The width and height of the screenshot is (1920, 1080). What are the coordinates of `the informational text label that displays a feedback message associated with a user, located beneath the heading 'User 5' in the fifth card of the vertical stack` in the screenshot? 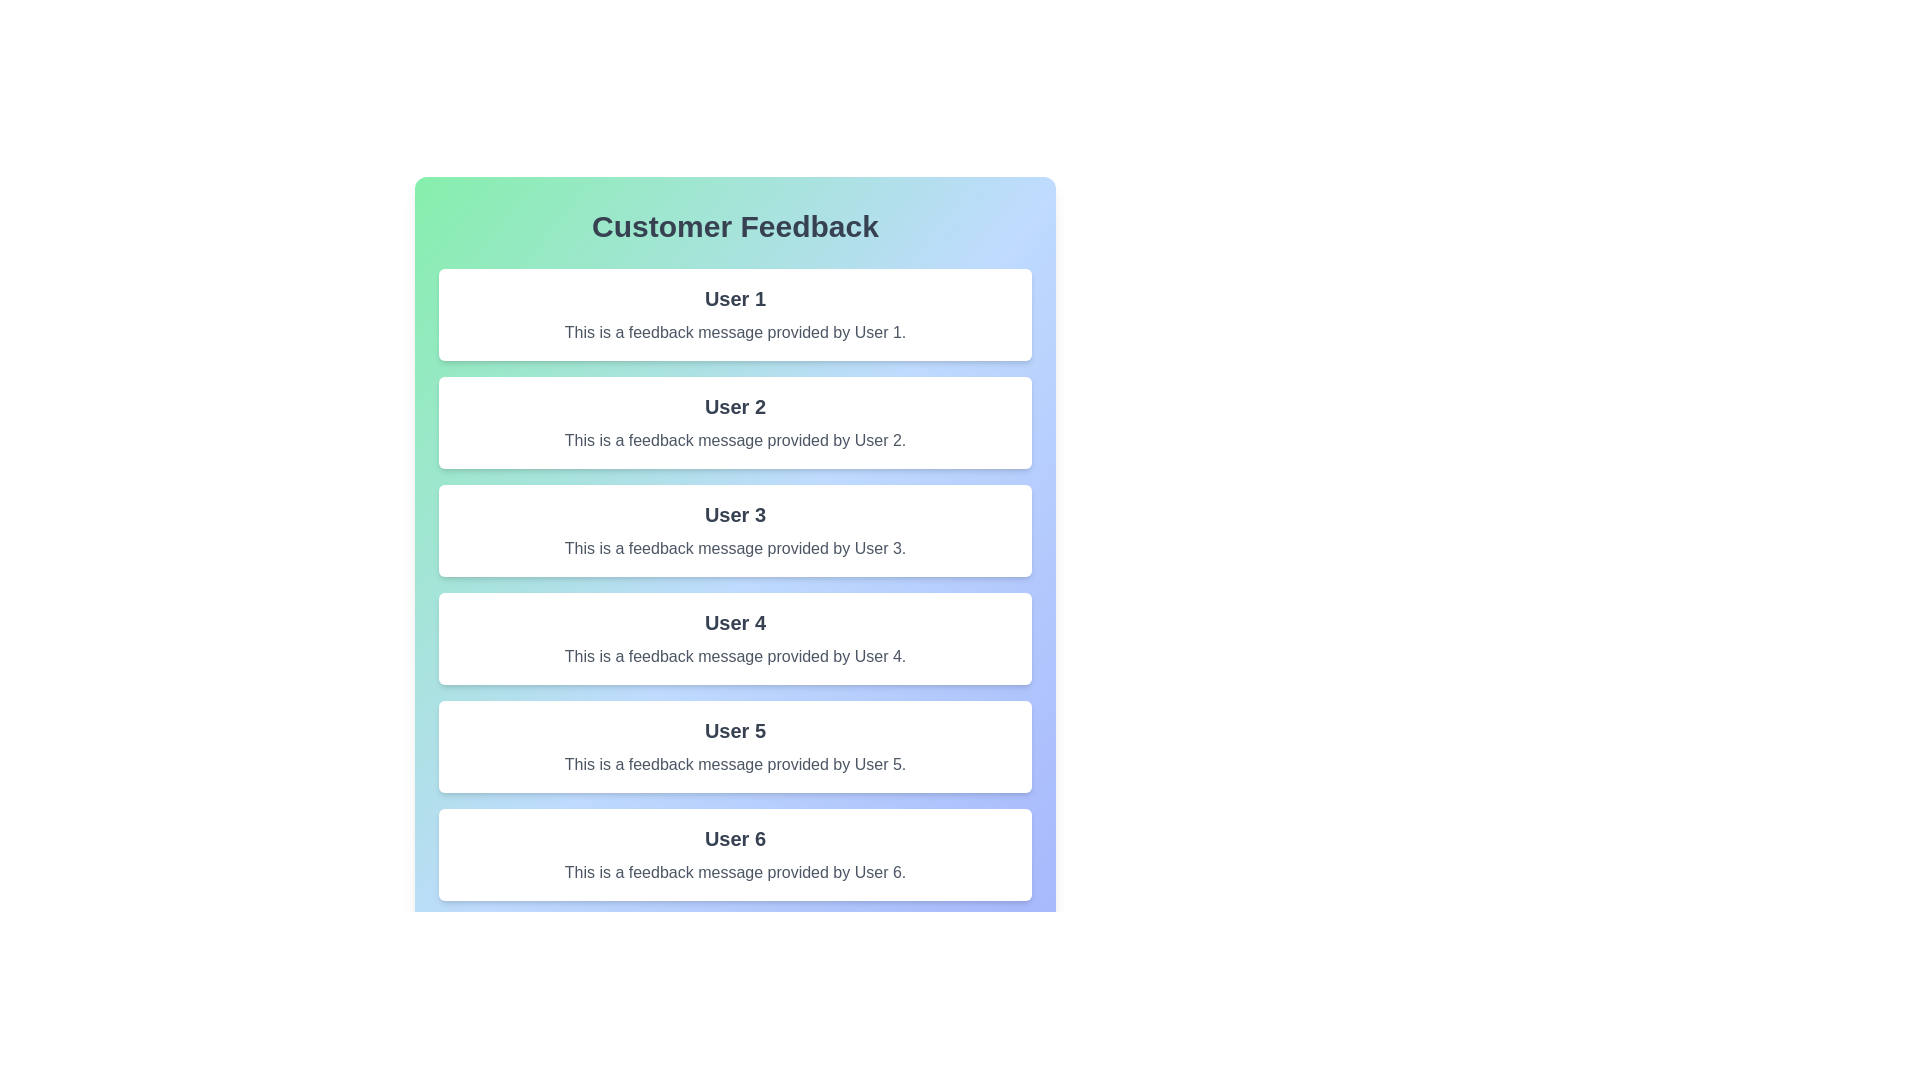 It's located at (734, 764).